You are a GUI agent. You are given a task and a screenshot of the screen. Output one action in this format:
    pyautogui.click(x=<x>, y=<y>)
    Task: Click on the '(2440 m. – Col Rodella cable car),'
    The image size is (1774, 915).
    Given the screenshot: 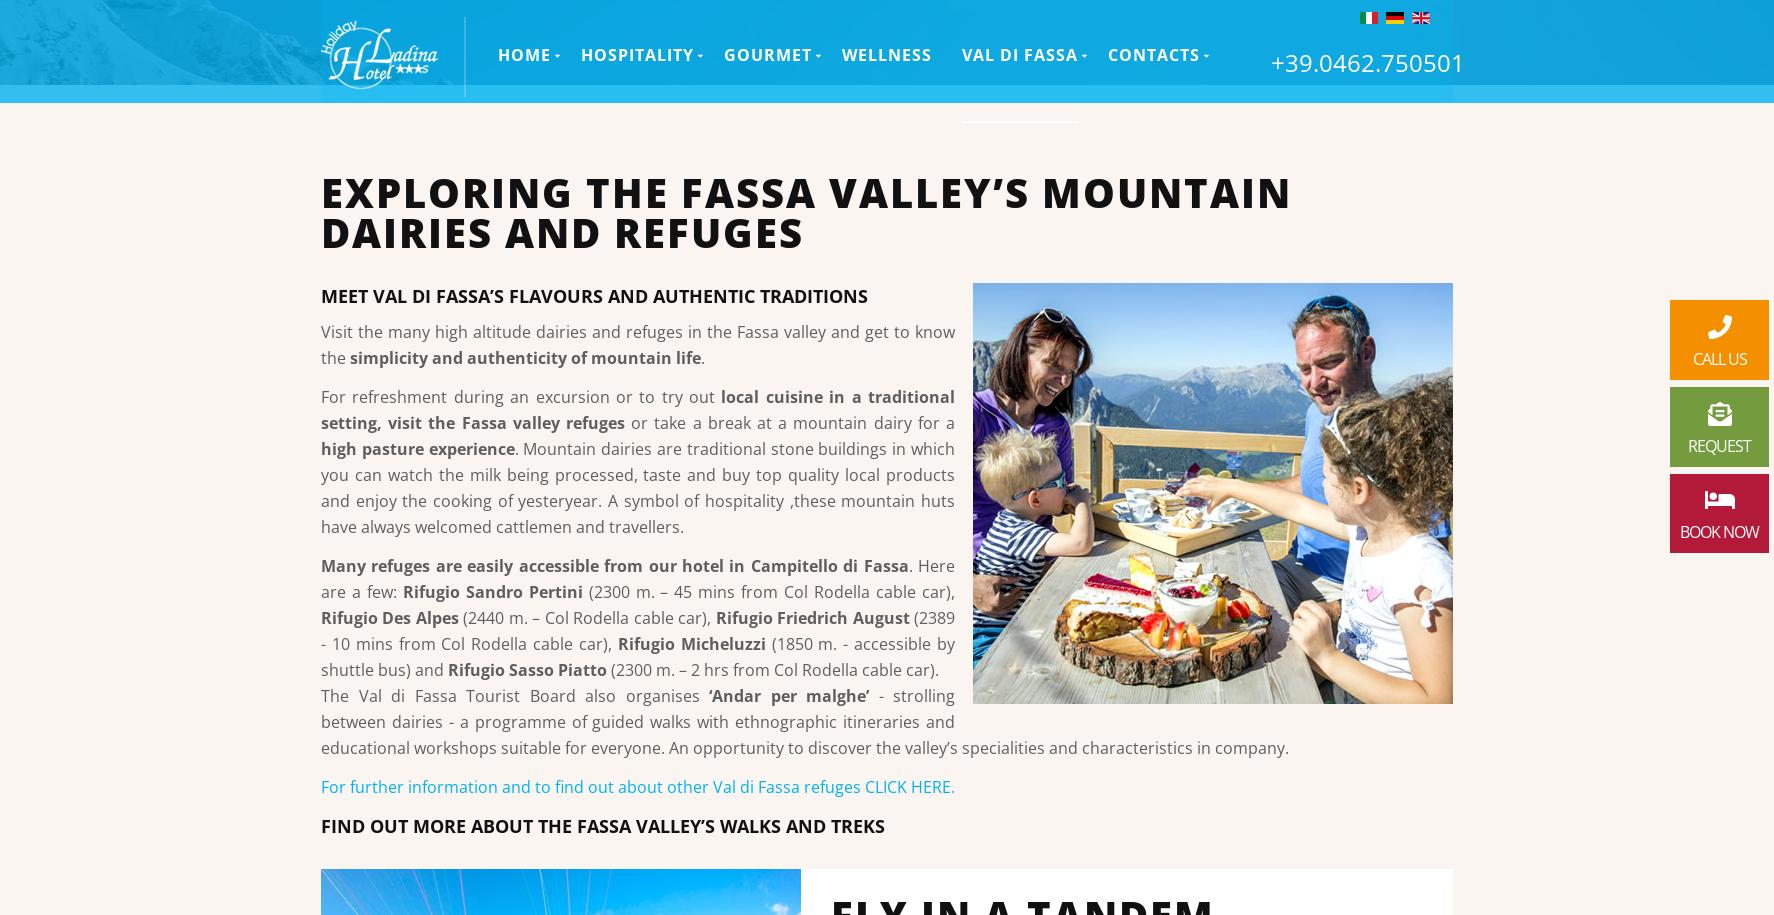 What is the action you would take?
    pyautogui.click(x=585, y=617)
    